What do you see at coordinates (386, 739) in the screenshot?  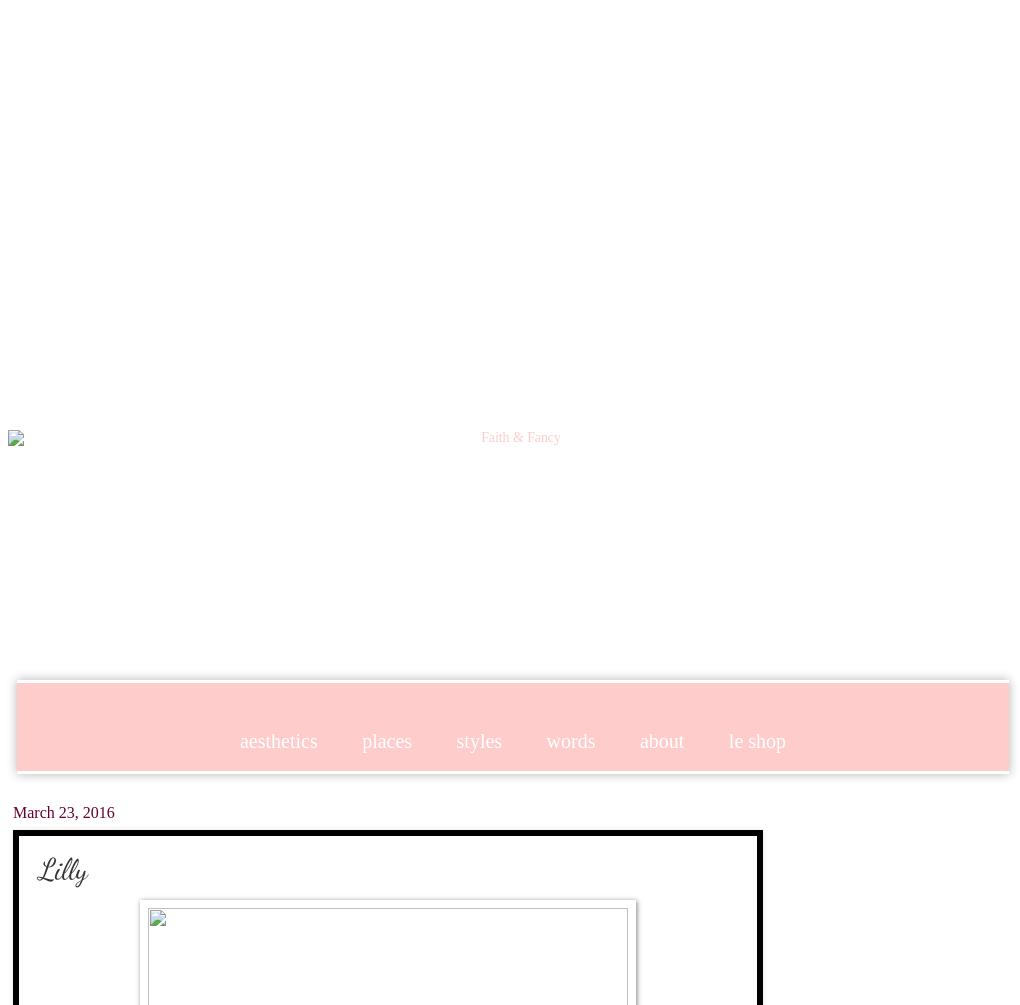 I see `'places'` at bounding box center [386, 739].